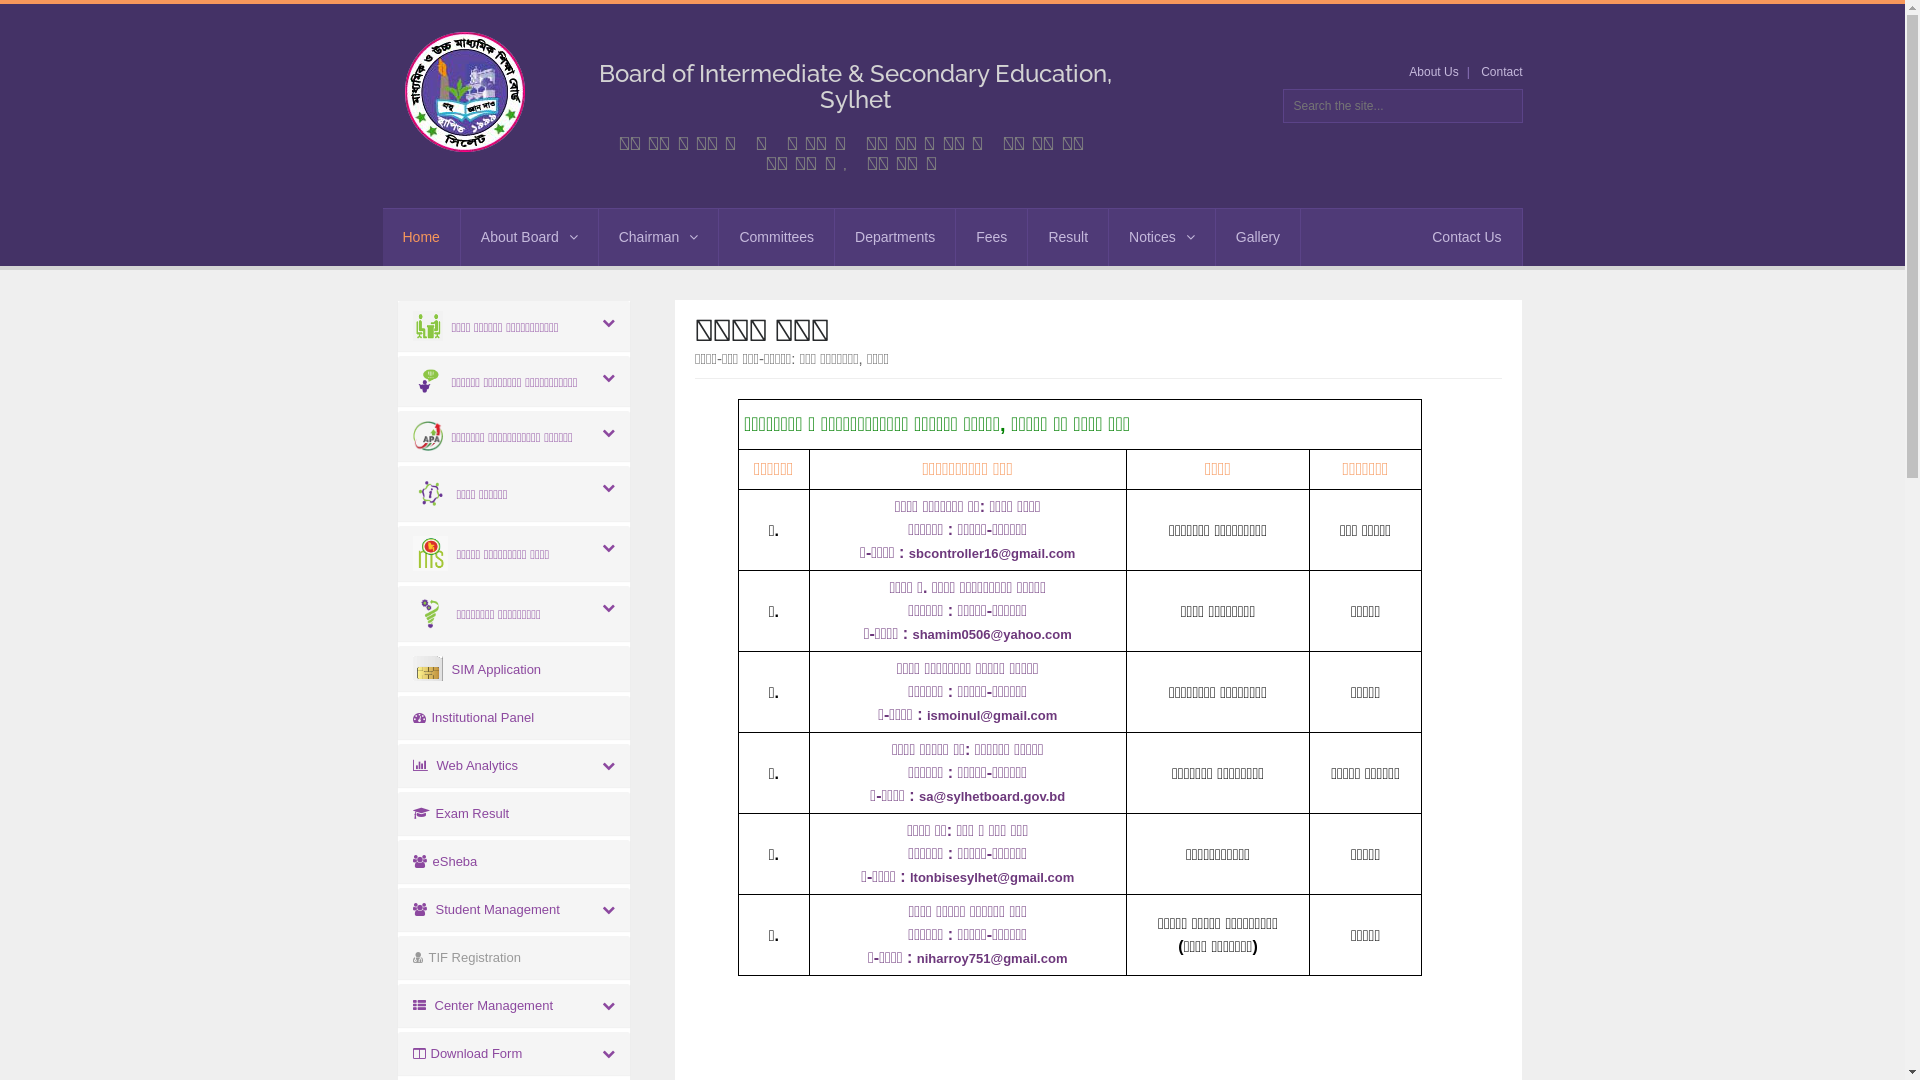 This screenshot has height=1080, width=1920. Describe the element at coordinates (482, 1005) in the screenshot. I see `'   Center Management'` at that location.